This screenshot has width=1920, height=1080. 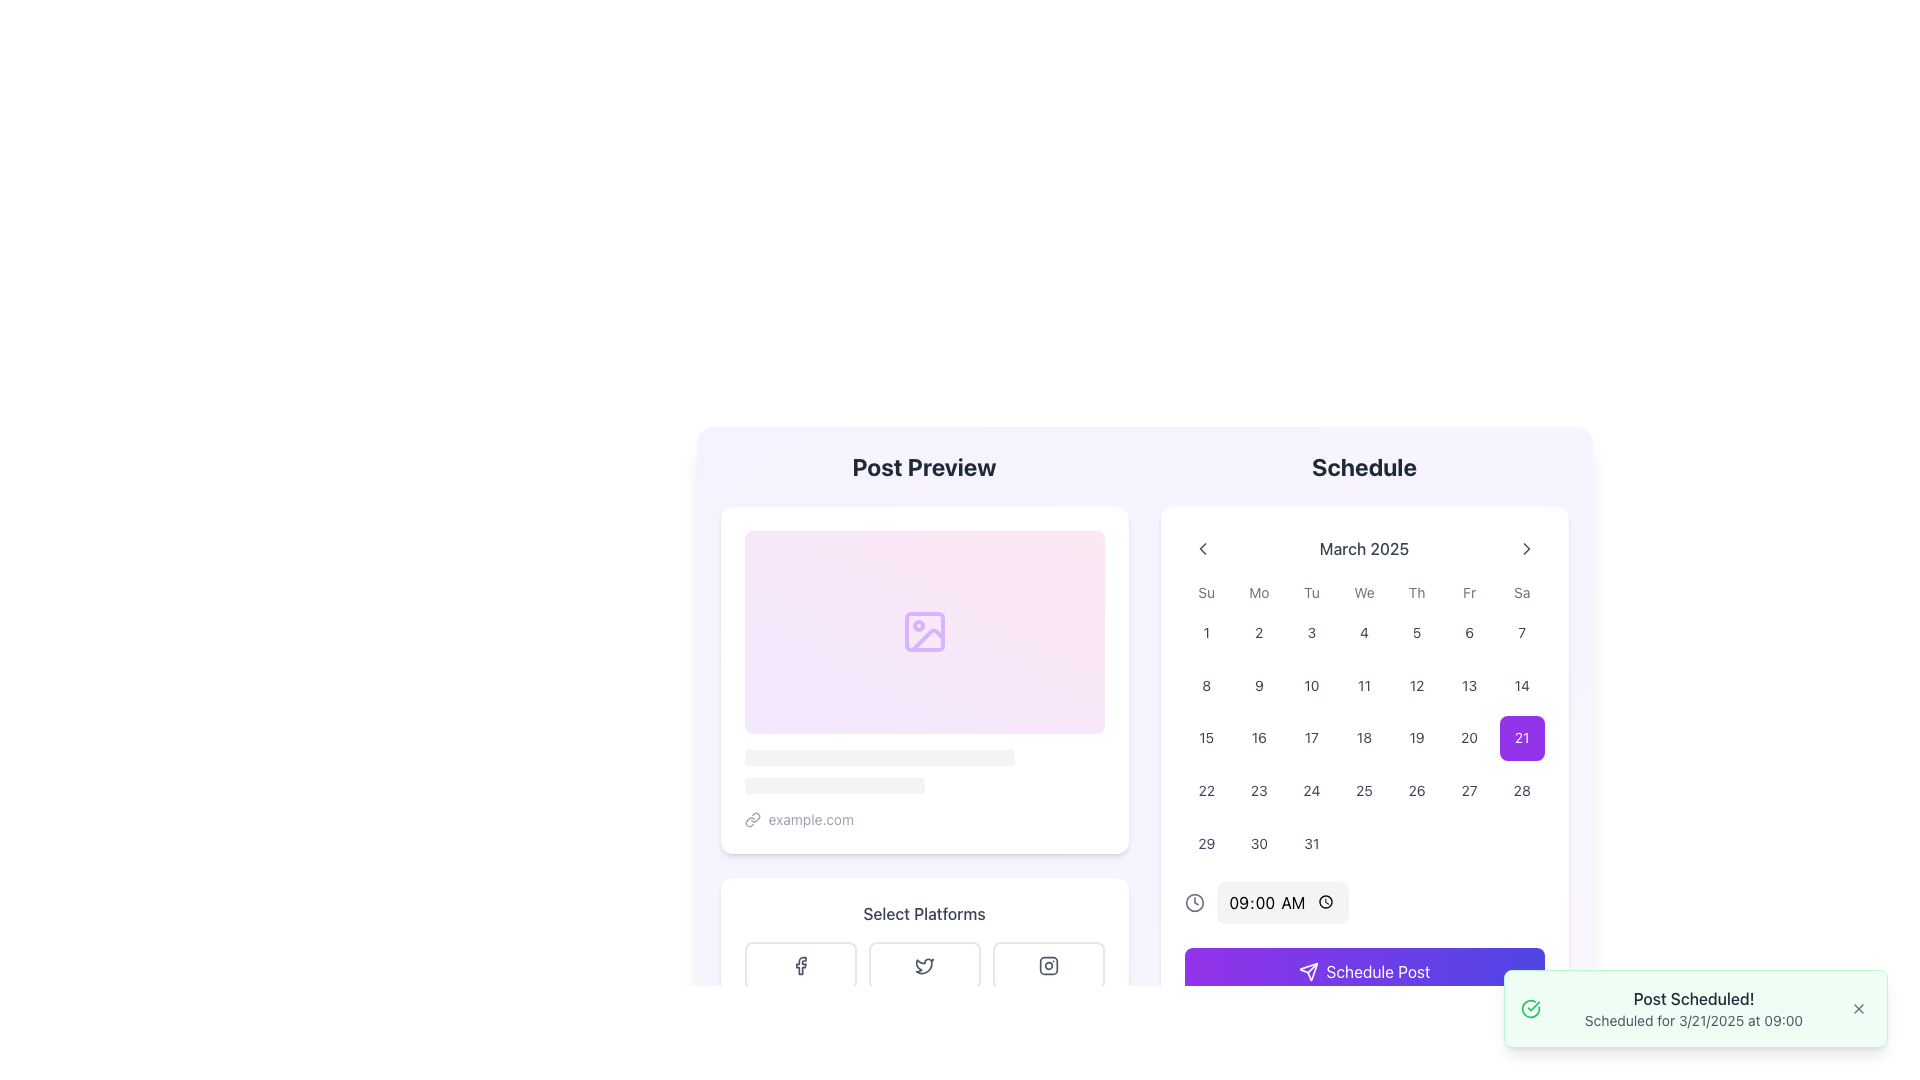 I want to click on the date button representing Thursday, March 18th, so click(x=1363, y=738).